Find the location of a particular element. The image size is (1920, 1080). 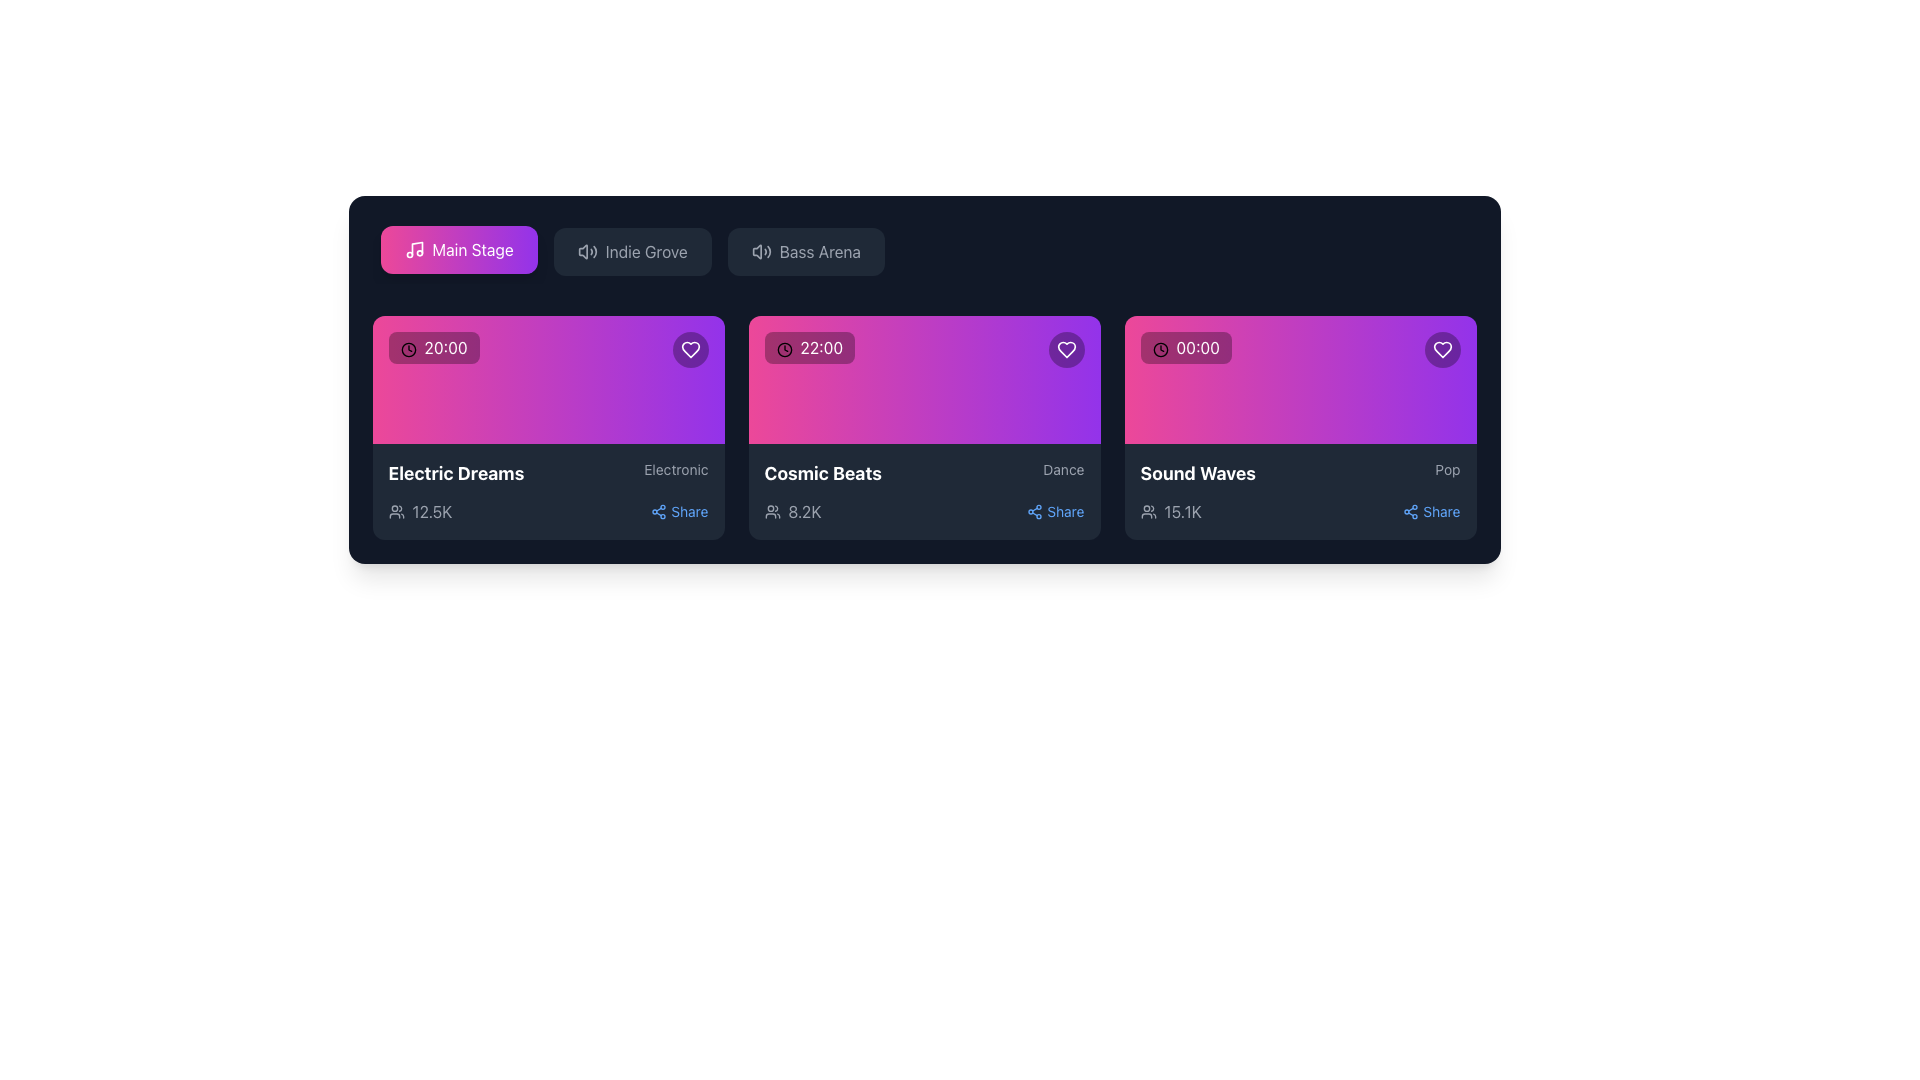

the text label displaying the start time of the associated event or session, located at the top left of the rectangular card section is located at coordinates (433, 346).